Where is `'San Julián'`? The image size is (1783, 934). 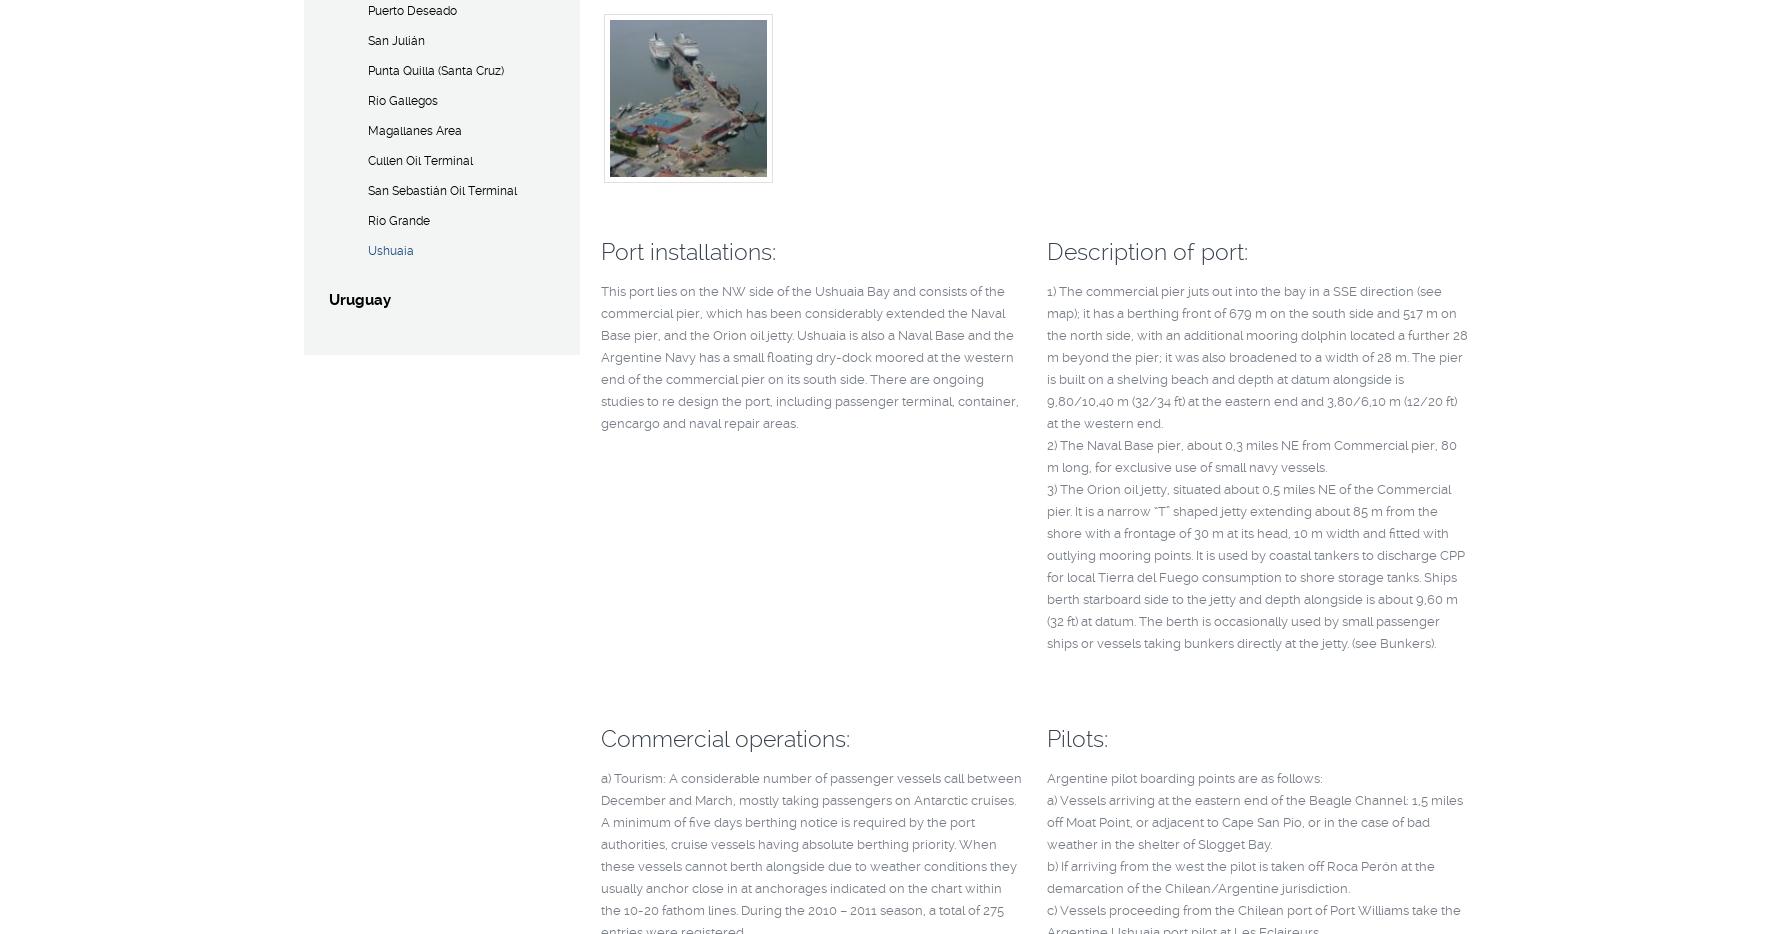 'San Julián' is located at coordinates (394, 40).